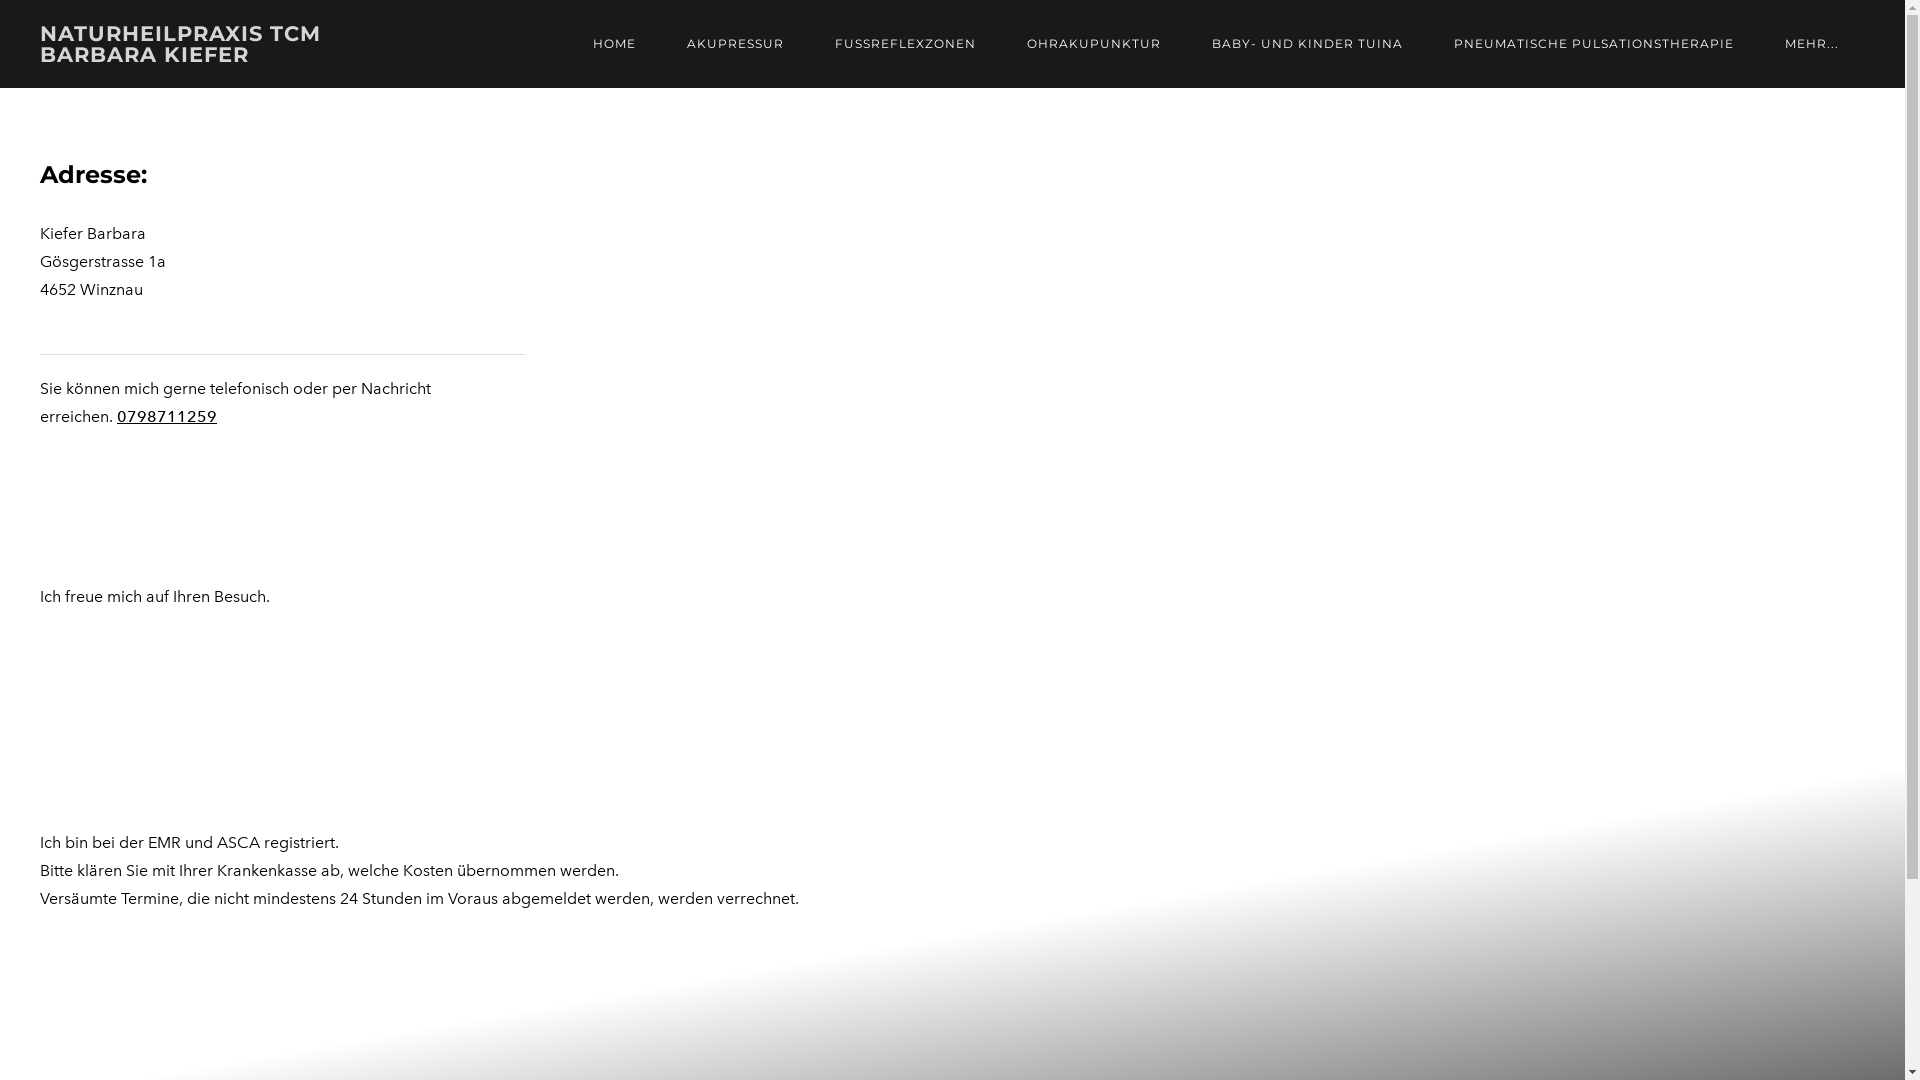 The image size is (1920, 1080). I want to click on 'BABY- UND KINDER TUINA', so click(1307, 43).